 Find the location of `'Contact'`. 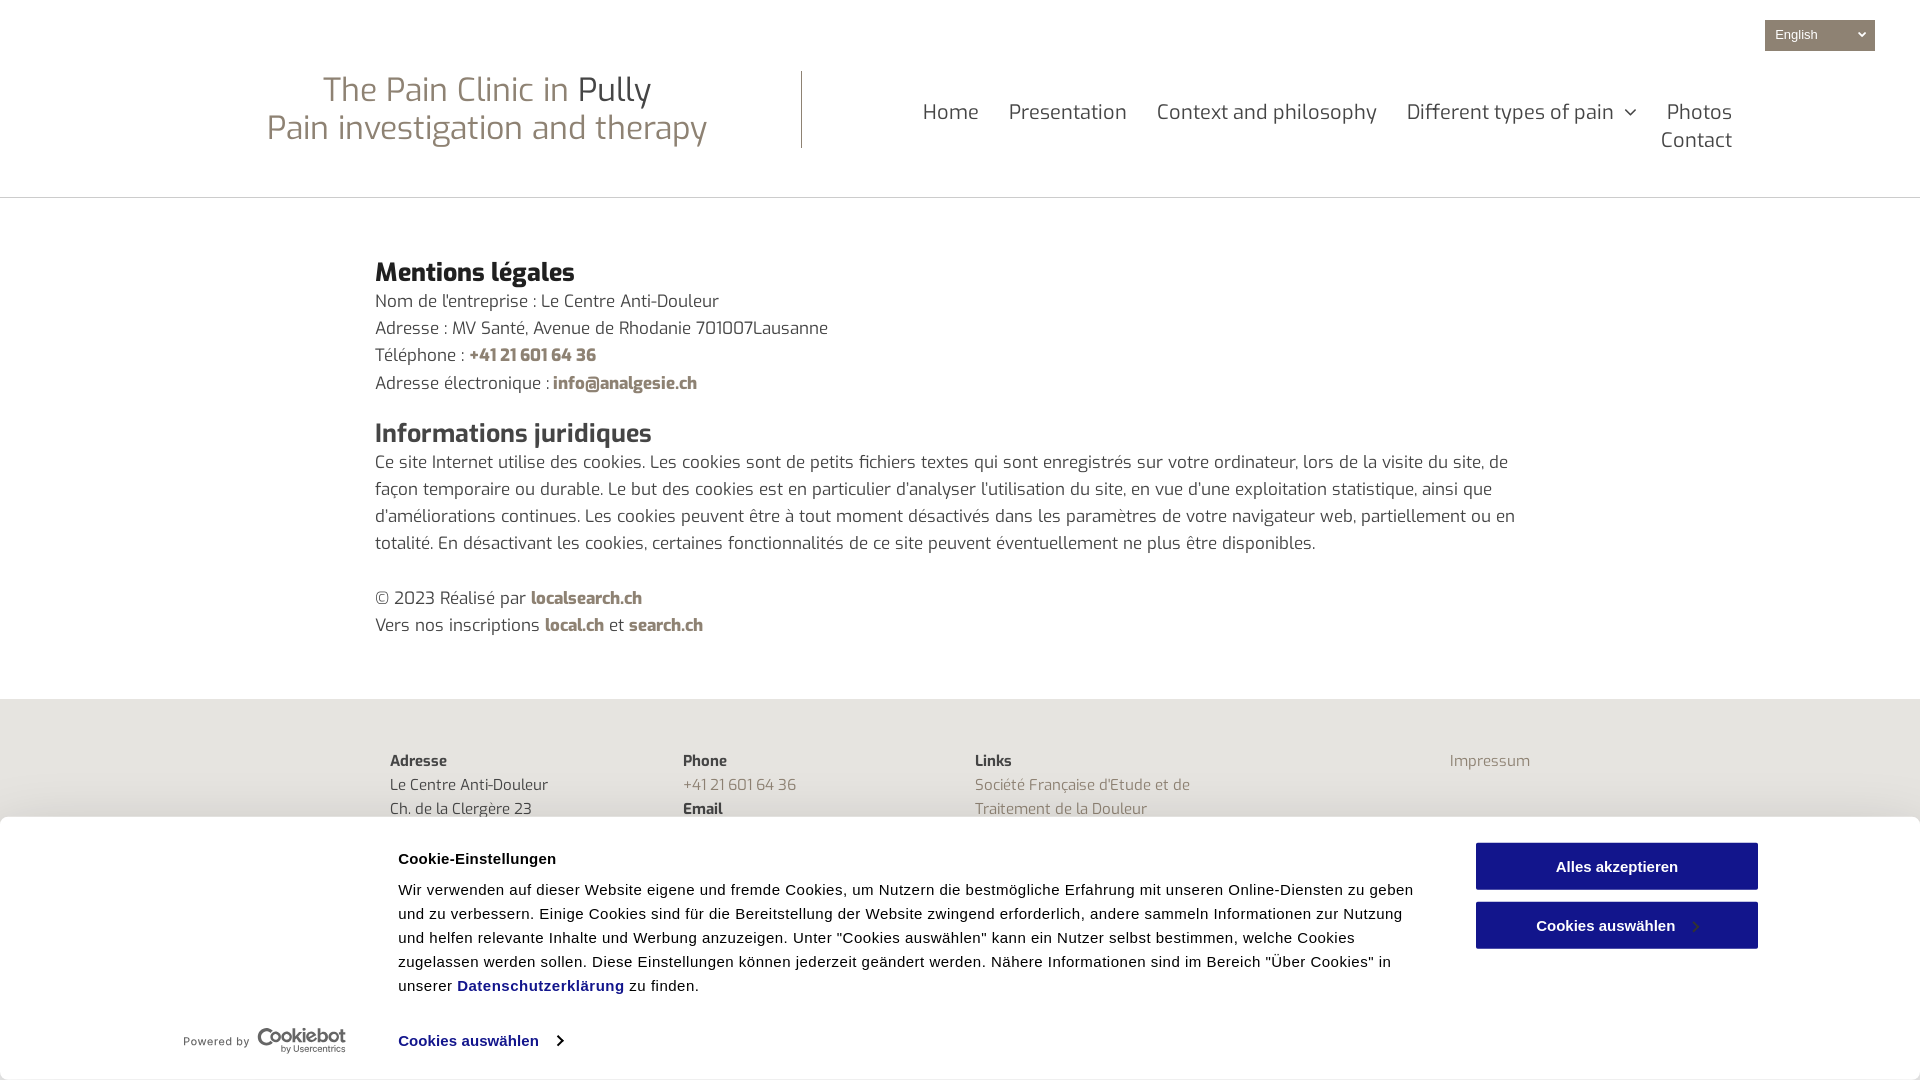

'Contact' is located at coordinates (1695, 141).